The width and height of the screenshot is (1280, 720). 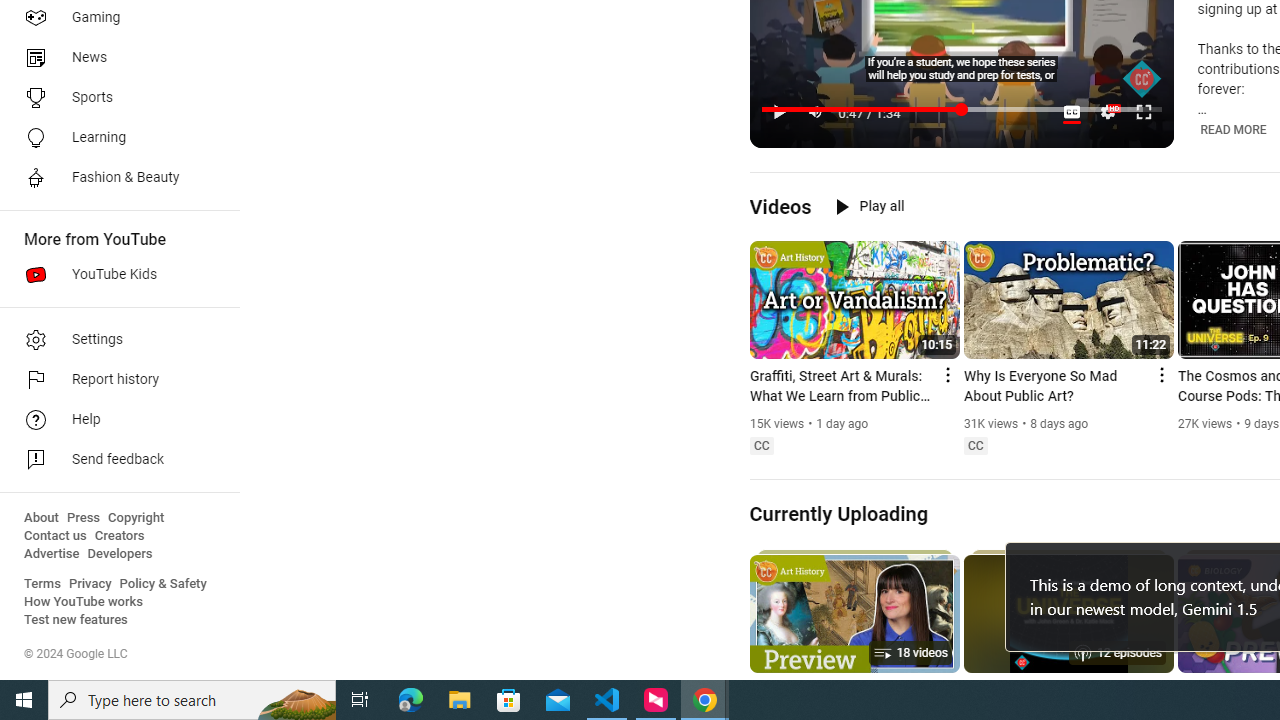 I want to click on 'Currently Uploading', so click(x=839, y=512).